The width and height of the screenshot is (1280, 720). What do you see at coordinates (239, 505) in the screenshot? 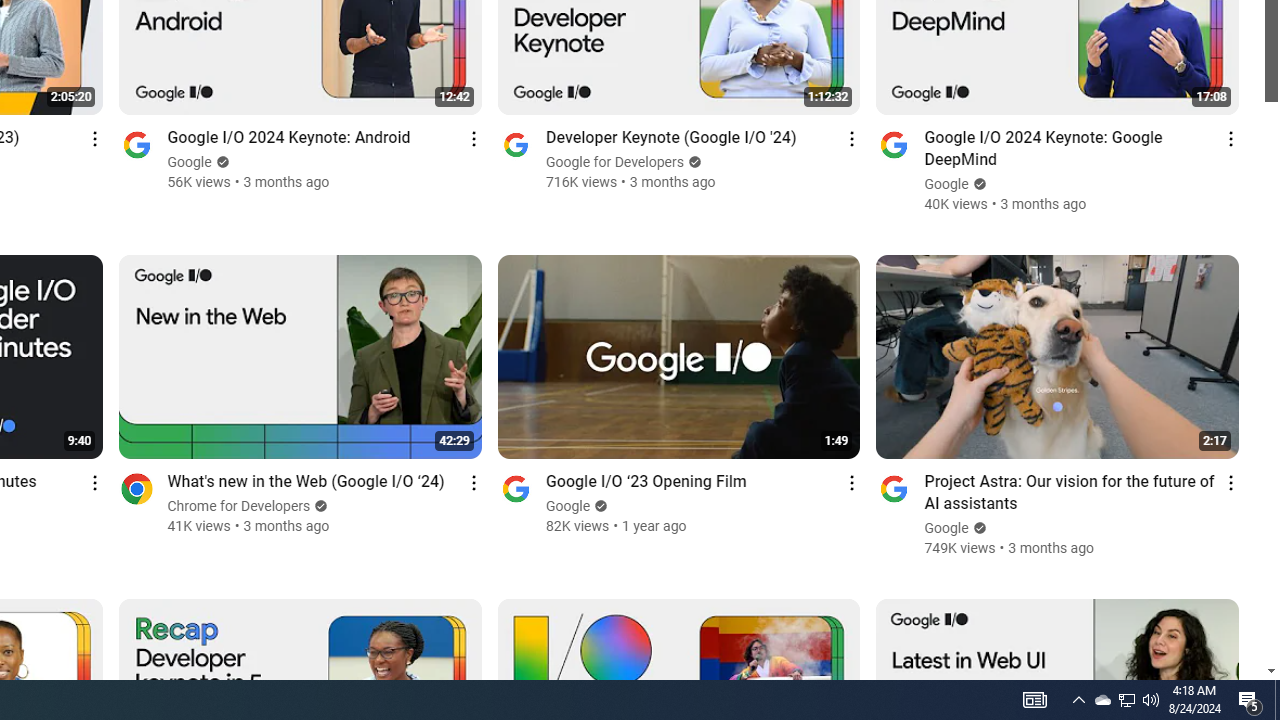
I see `'Chrome for Developers'` at bounding box center [239, 505].